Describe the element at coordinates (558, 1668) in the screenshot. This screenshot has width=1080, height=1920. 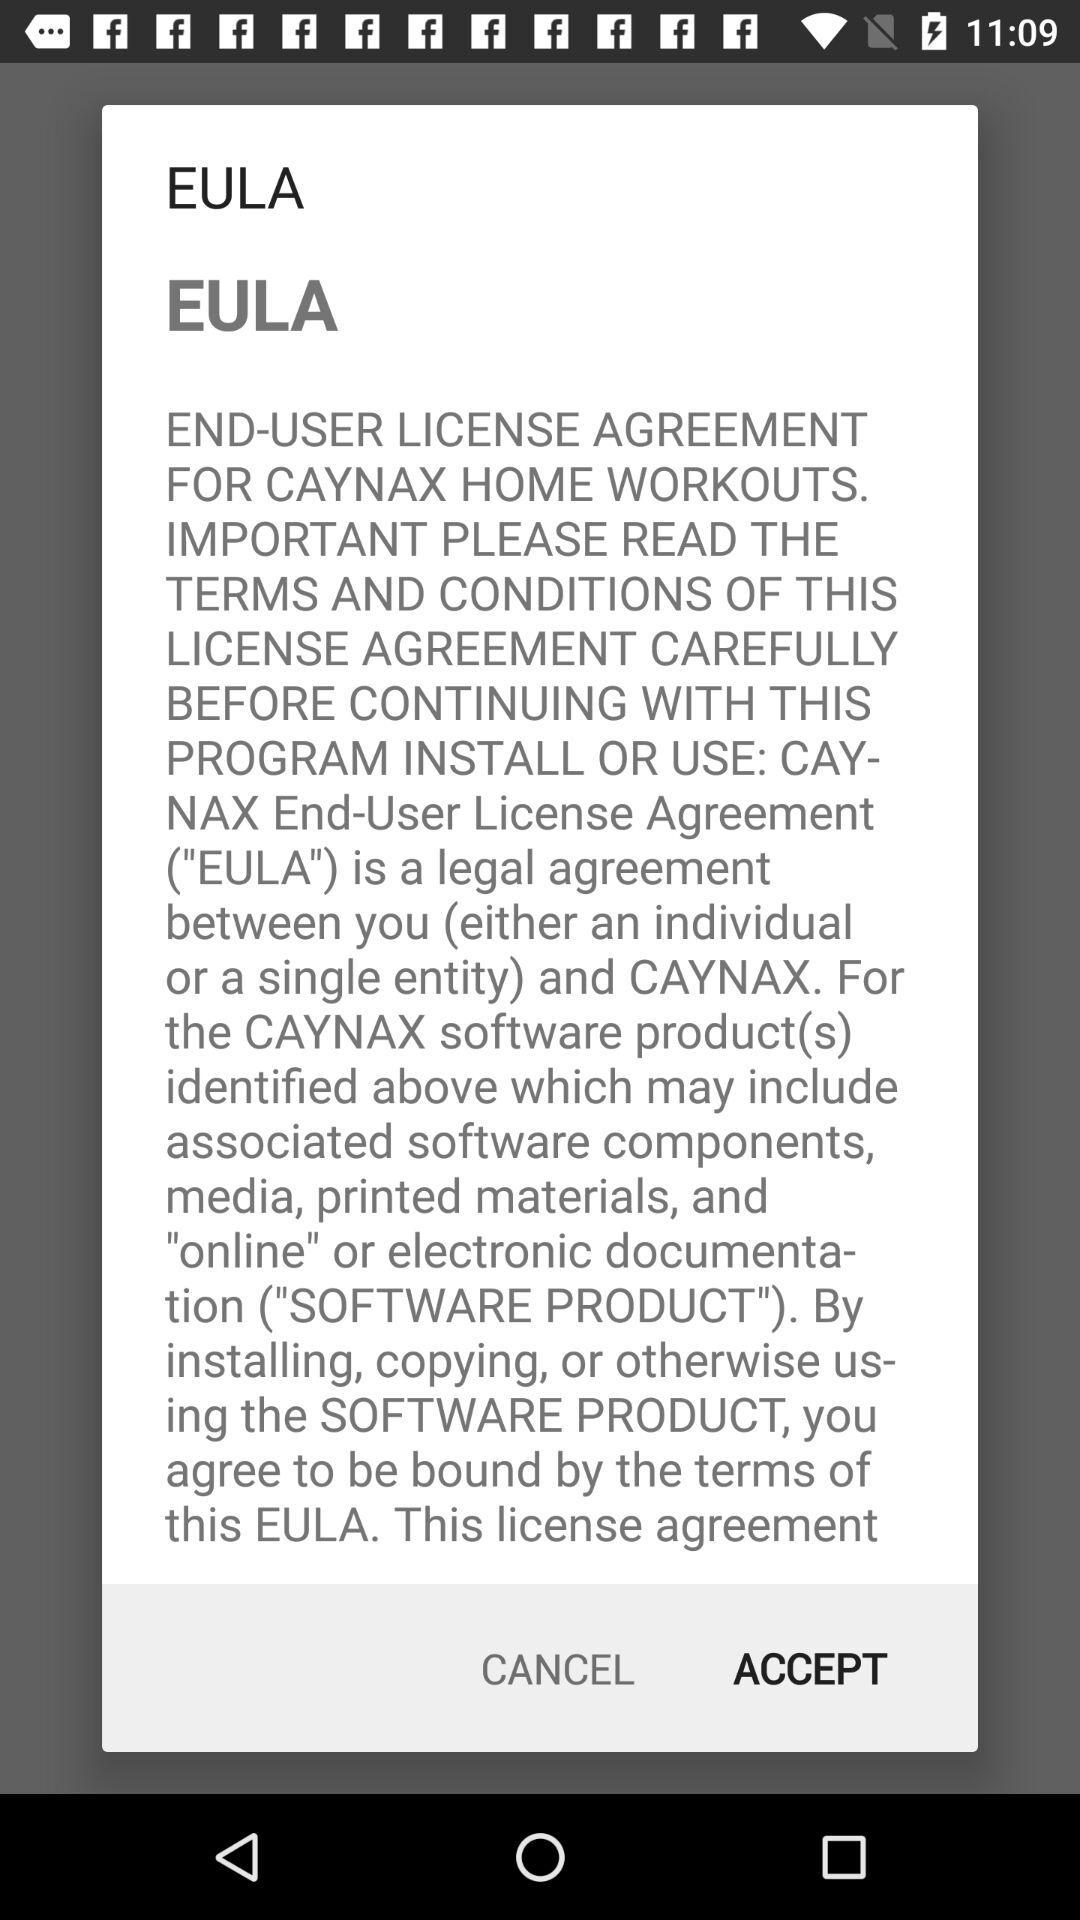
I see `the app below the eula end user item` at that location.